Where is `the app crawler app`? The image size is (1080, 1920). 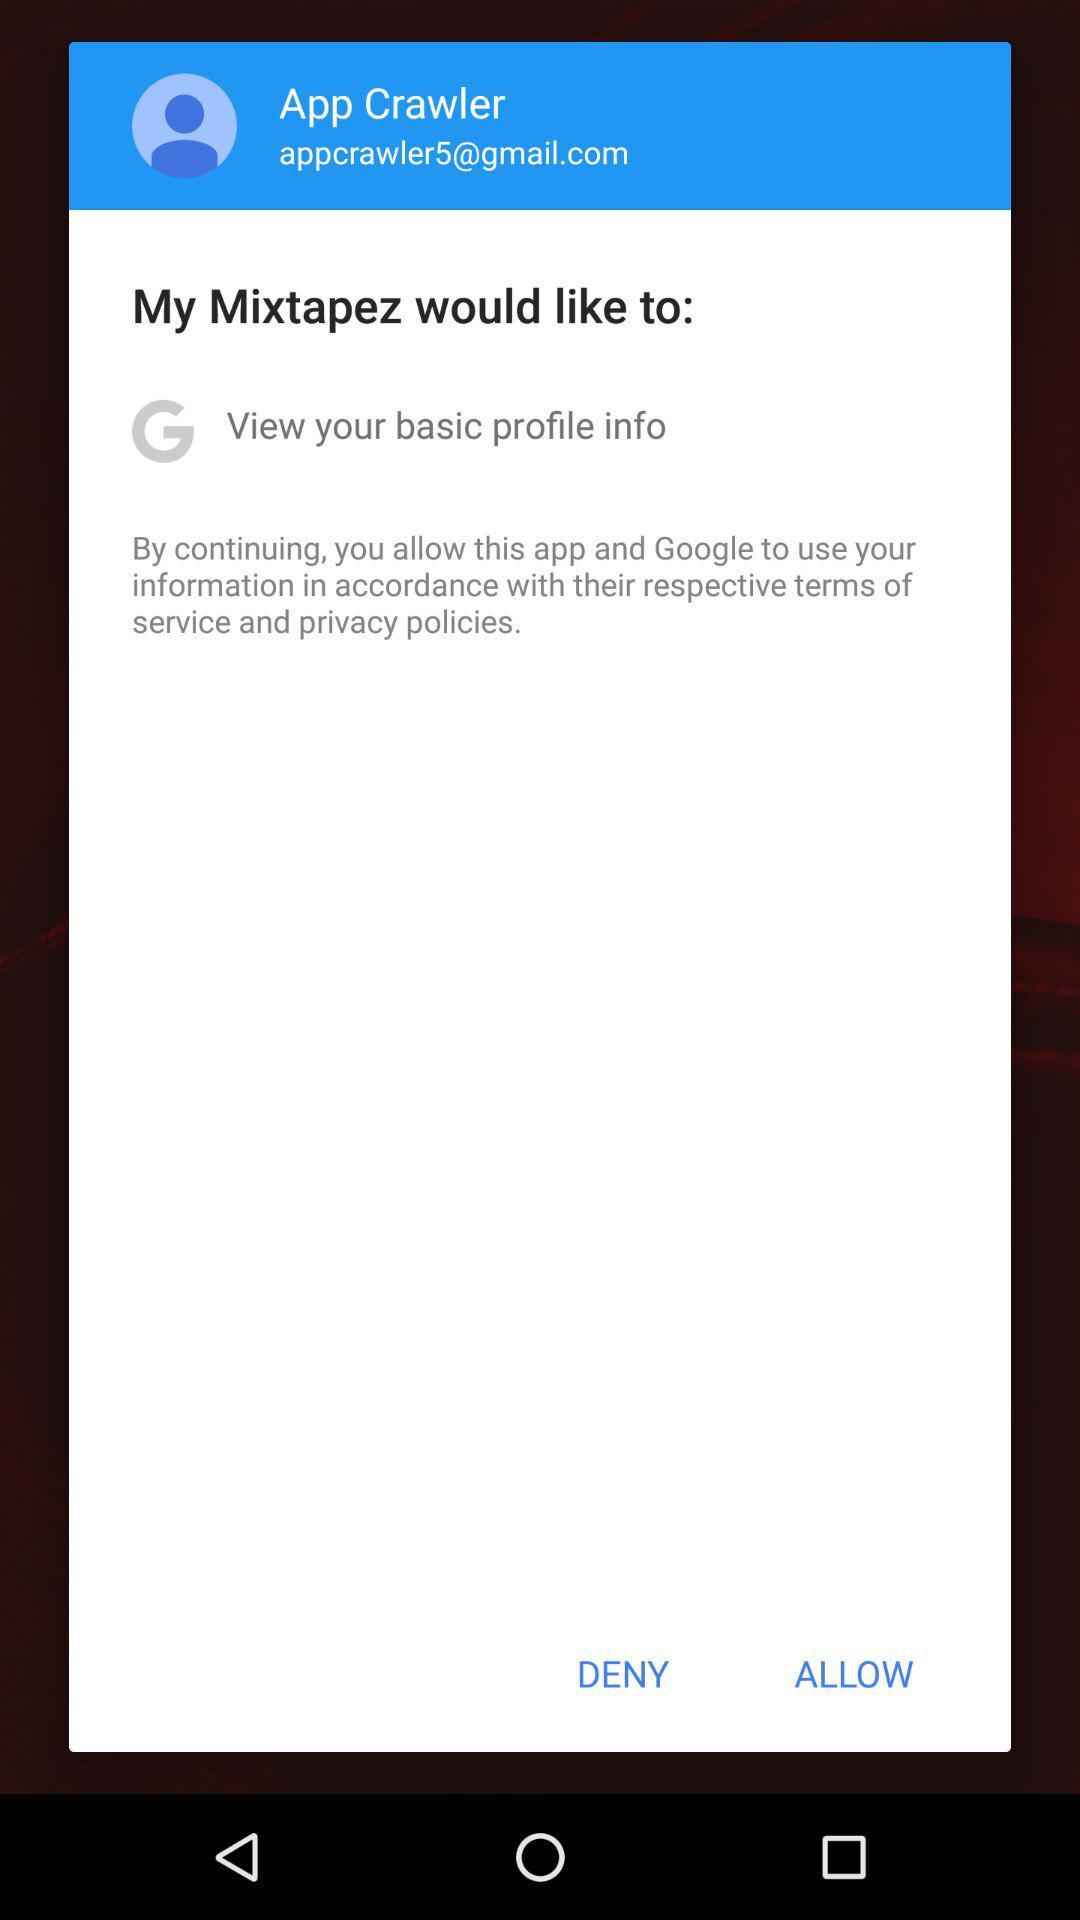 the app crawler app is located at coordinates (392, 100).